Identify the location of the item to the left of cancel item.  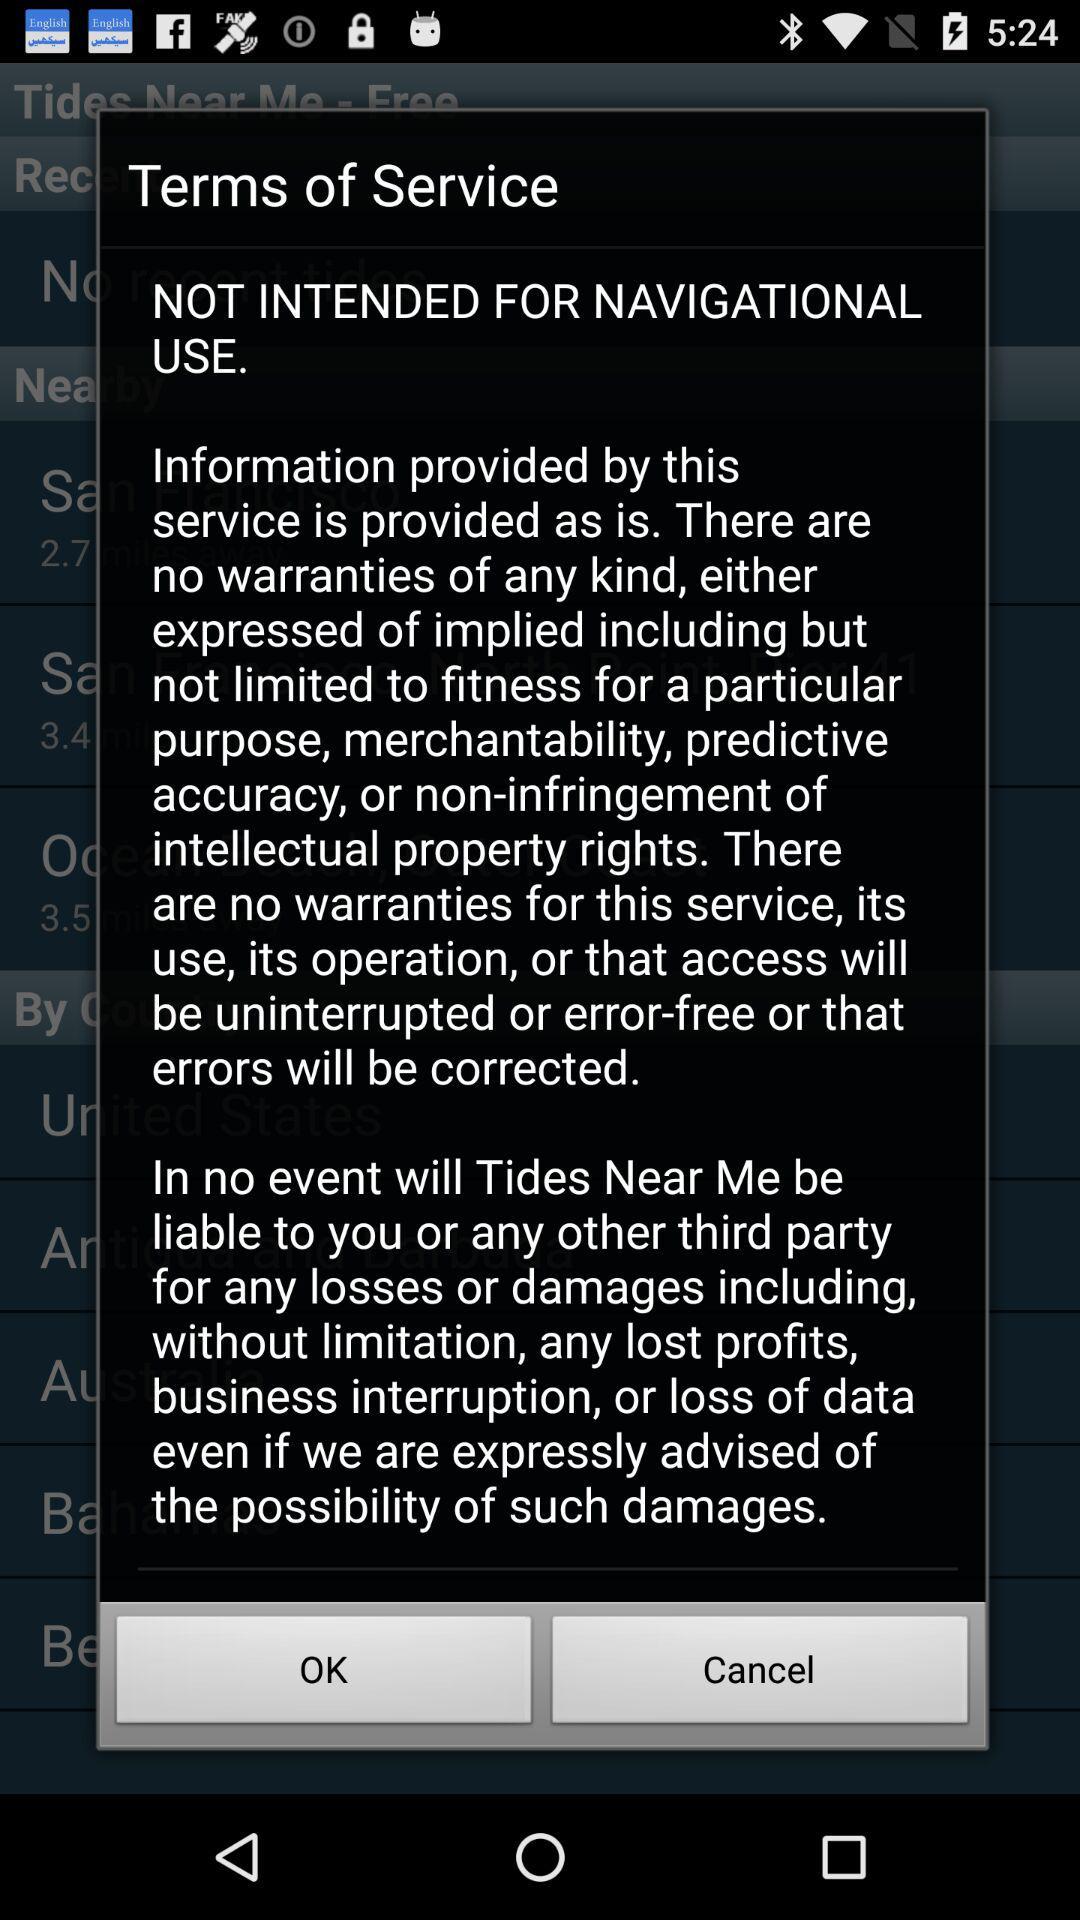
(323, 1675).